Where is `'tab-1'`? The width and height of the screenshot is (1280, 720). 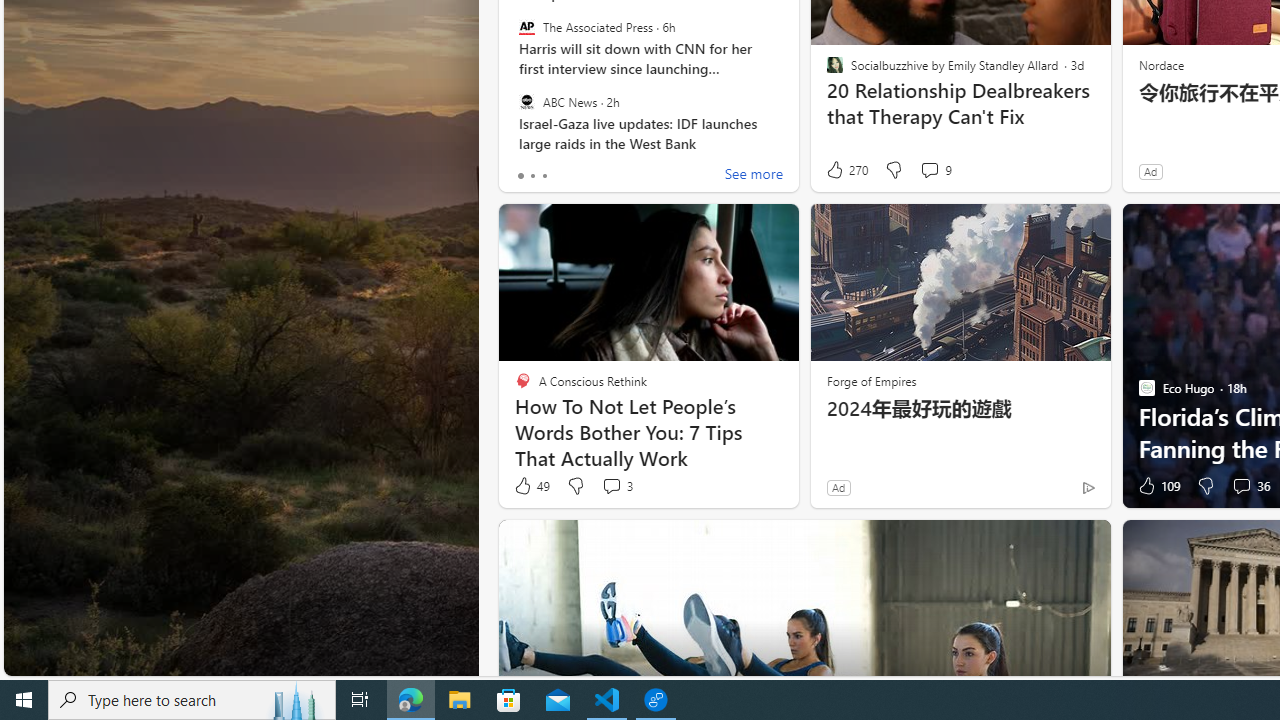 'tab-1' is located at coordinates (532, 175).